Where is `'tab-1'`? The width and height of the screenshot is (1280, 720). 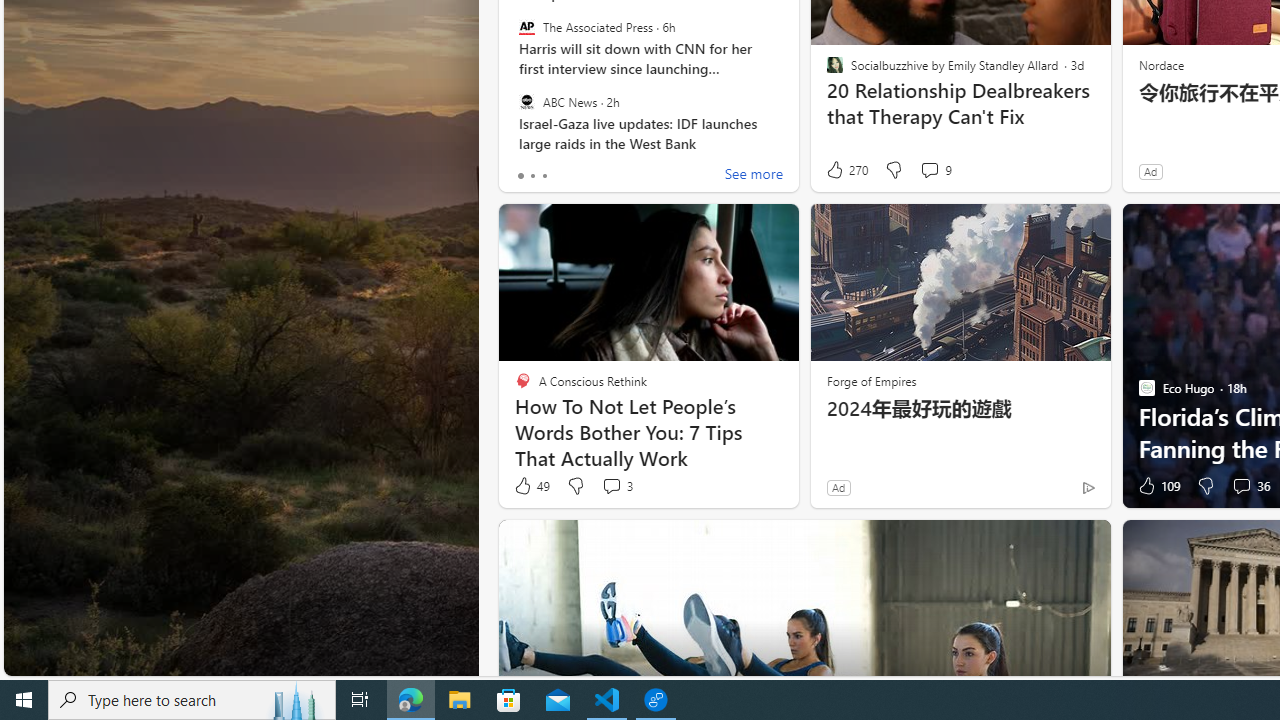 'tab-1' is located at coordinates (532, 175).